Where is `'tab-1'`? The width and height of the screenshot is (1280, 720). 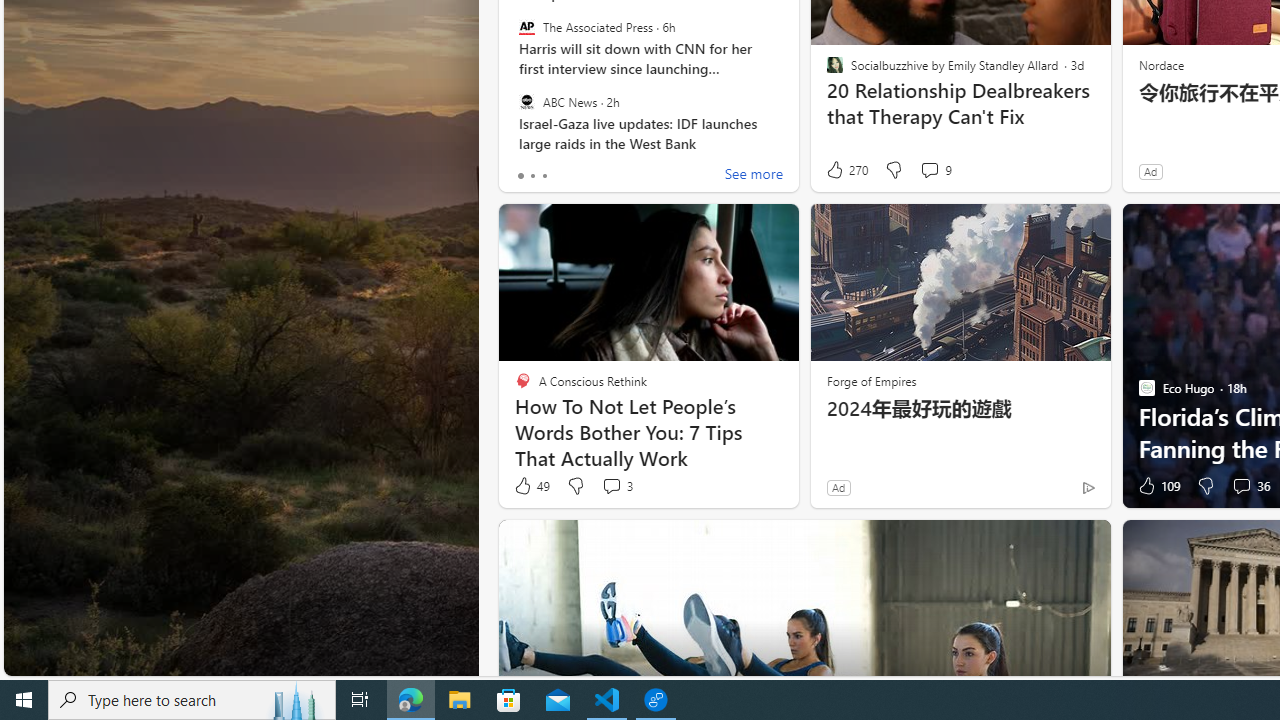 'tab-1' is located at coordinates (532, 175).